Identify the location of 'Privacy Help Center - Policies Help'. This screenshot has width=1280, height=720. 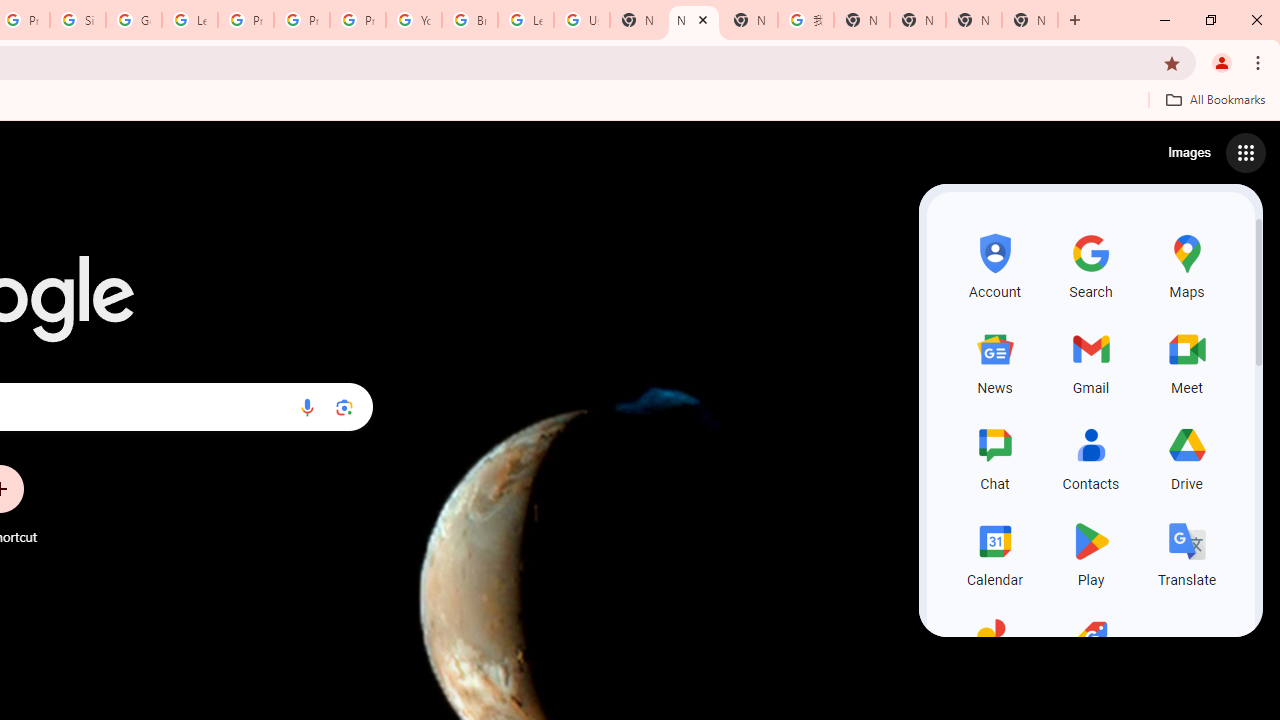
(301, 20).